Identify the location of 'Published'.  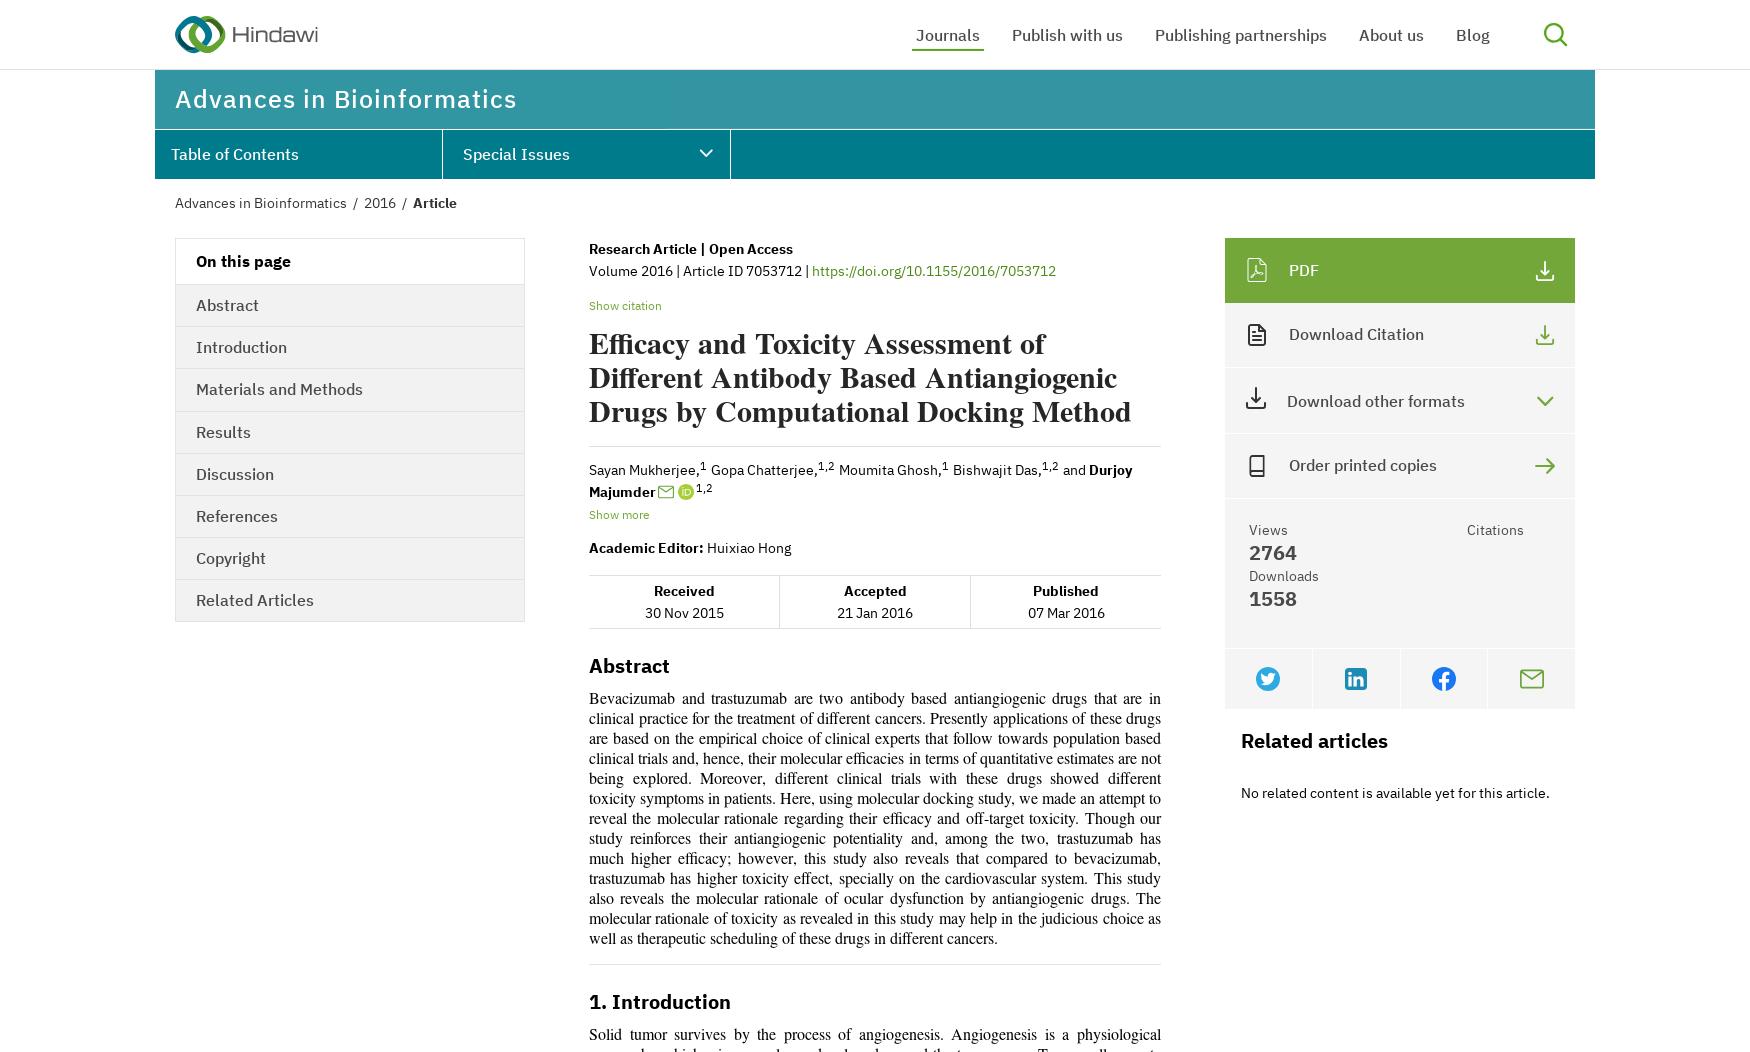
(1065, 590).